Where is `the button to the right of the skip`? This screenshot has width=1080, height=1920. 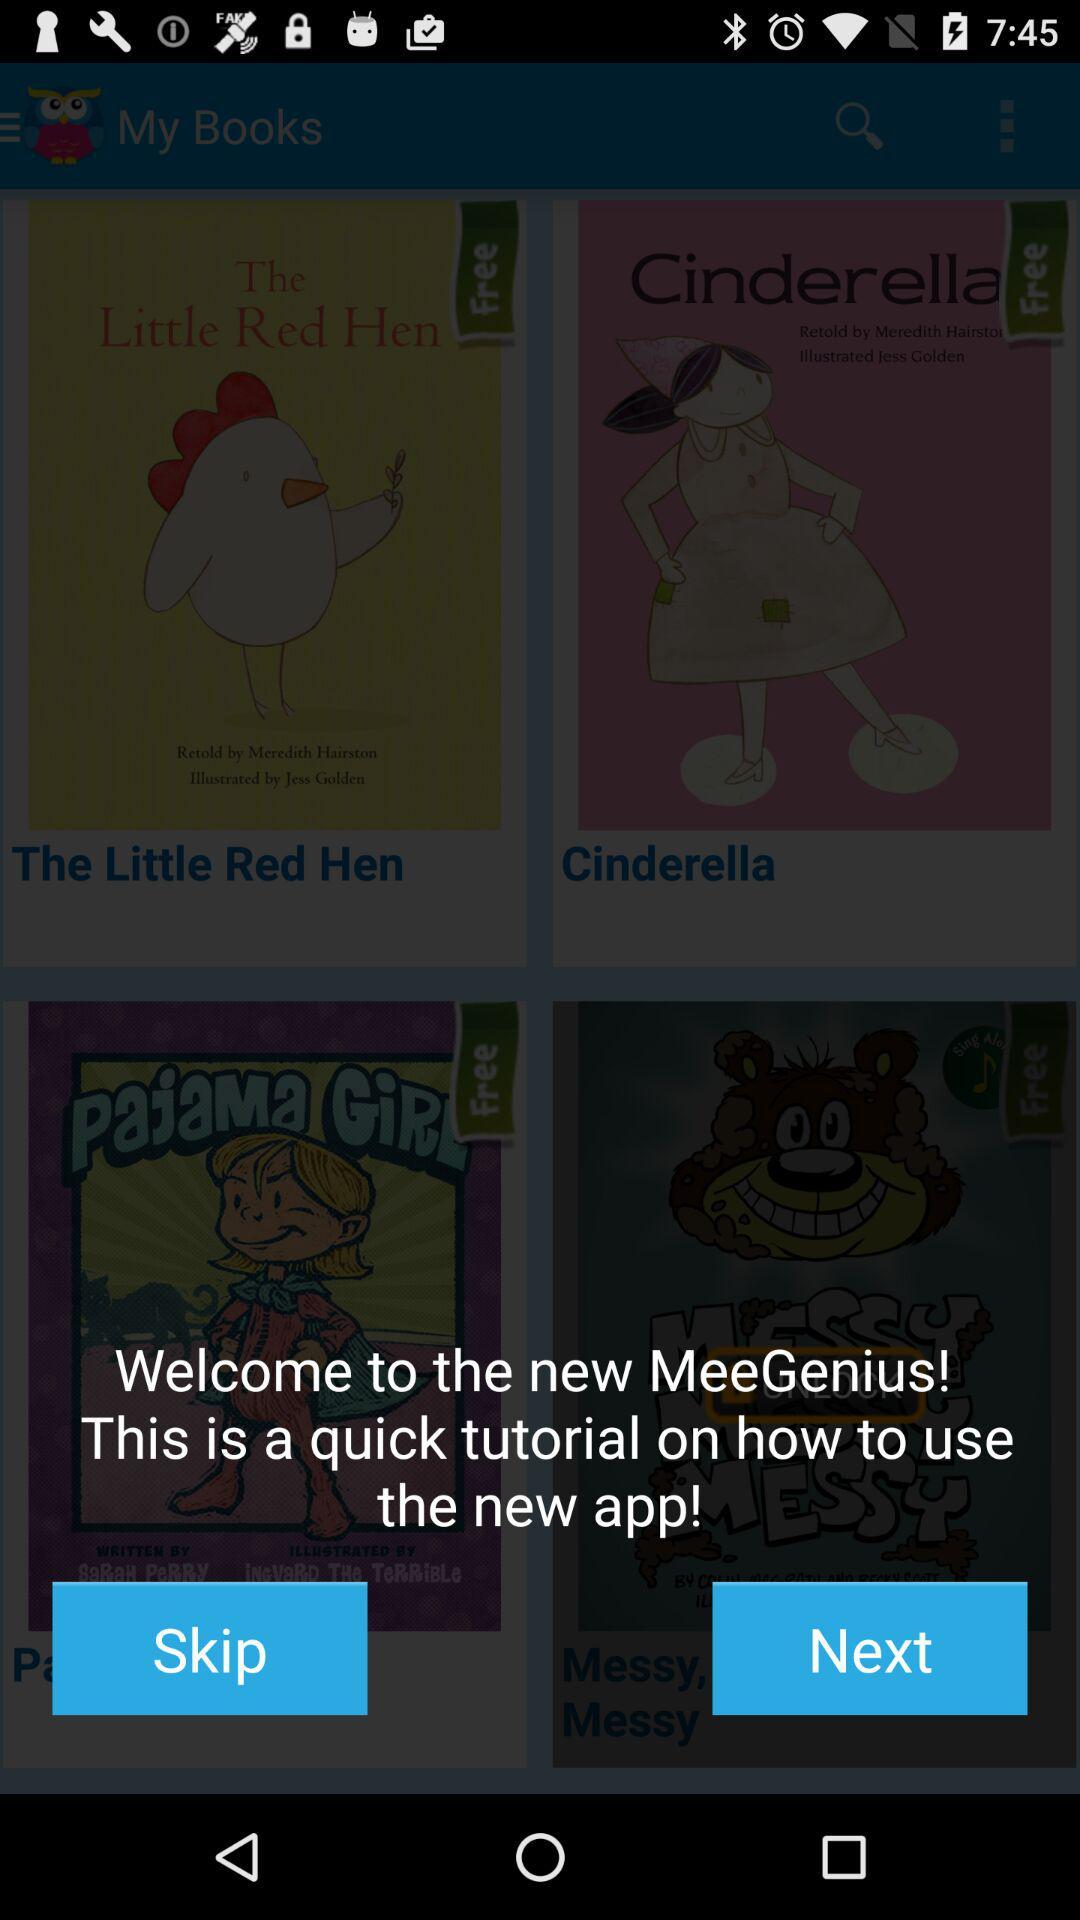 the button to the right of the skip is located at coordinates (869, 1648).